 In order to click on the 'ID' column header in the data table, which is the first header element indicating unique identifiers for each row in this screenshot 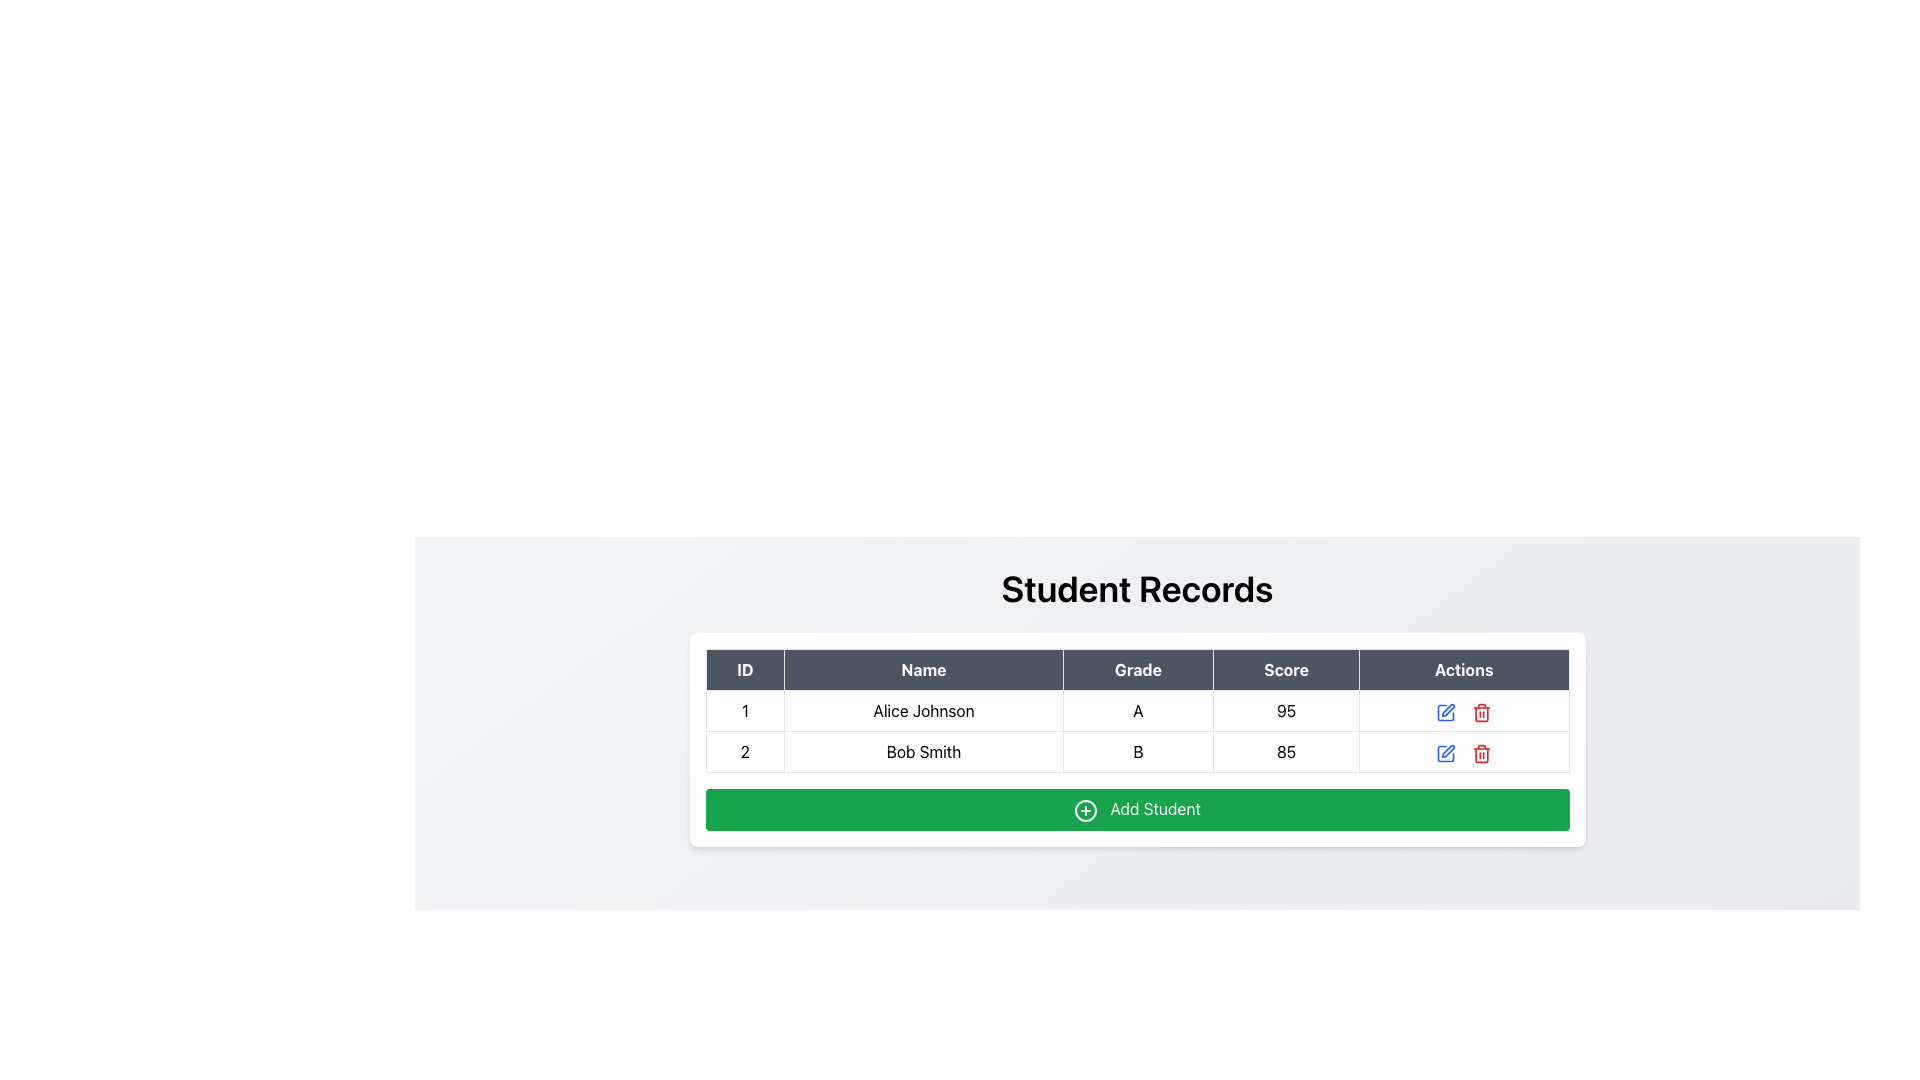, I will do `click(744, 670)`.